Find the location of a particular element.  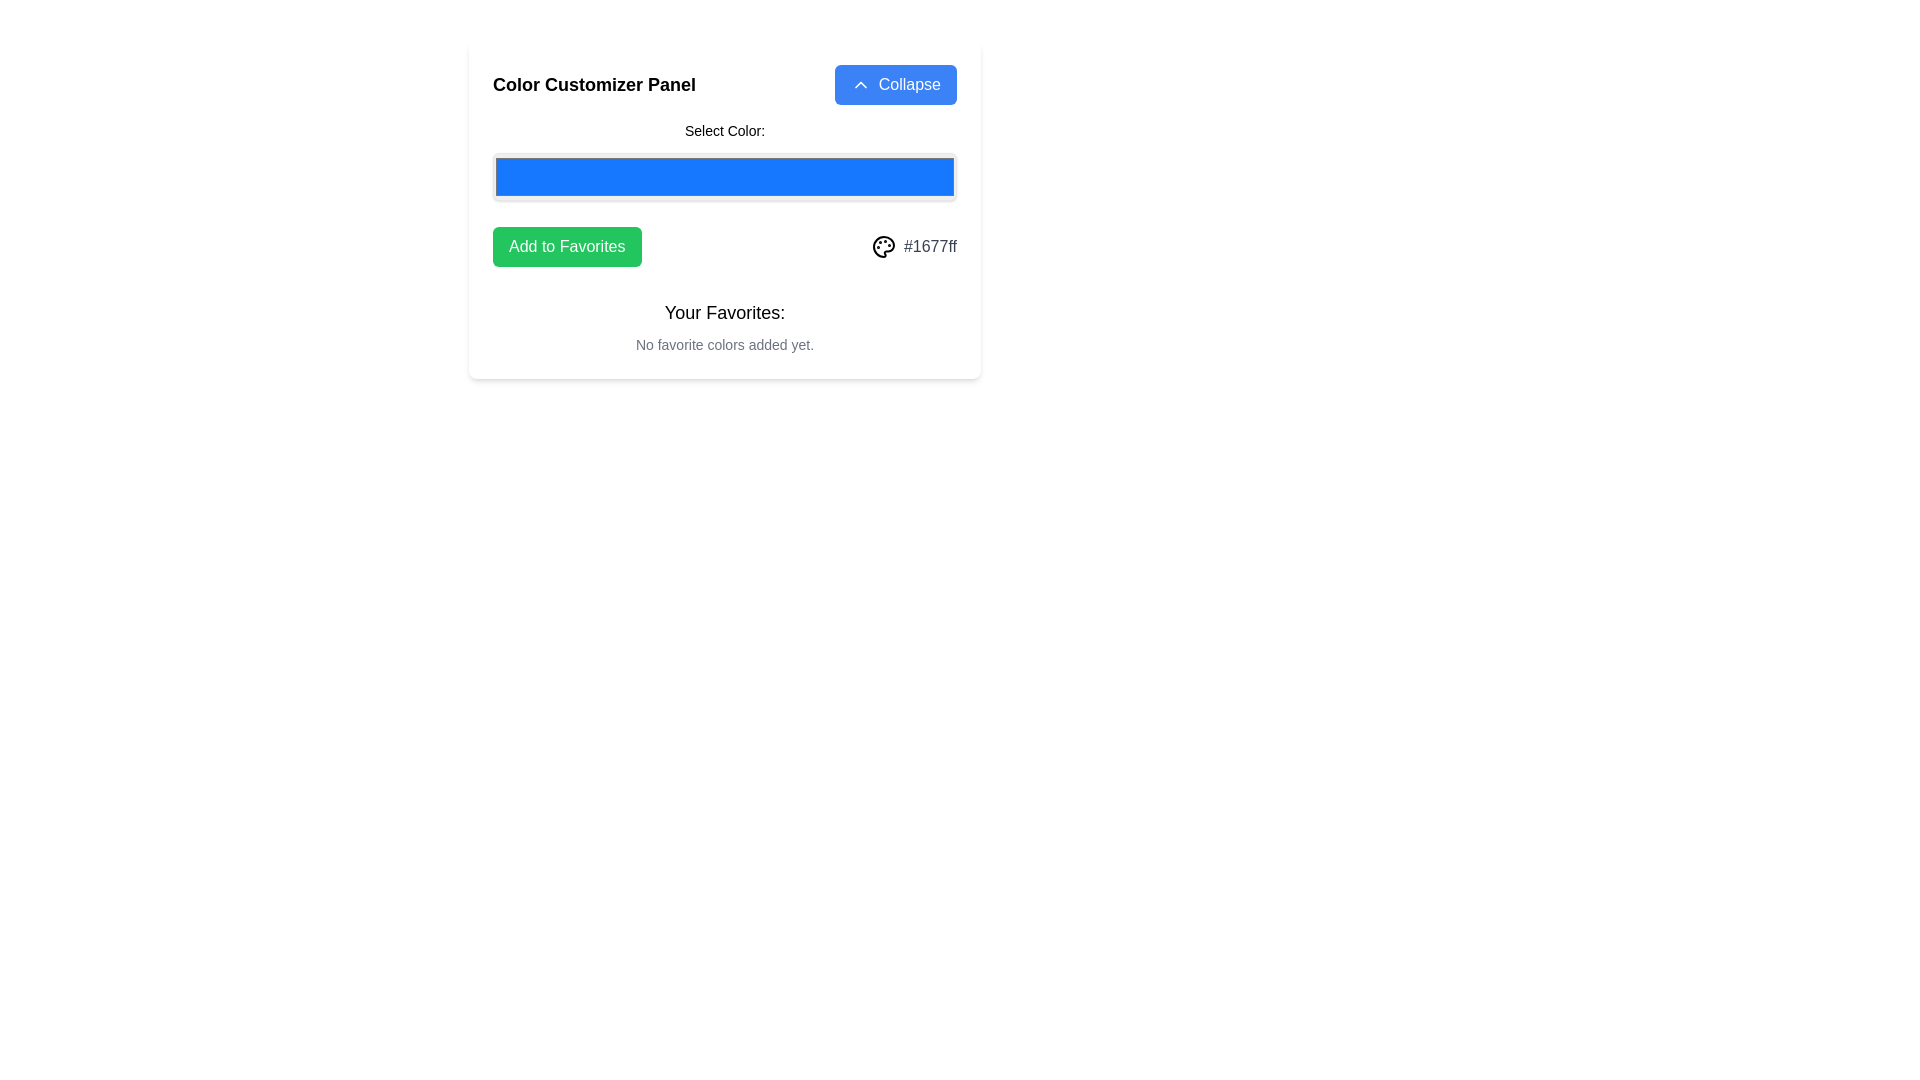

color is located at coordinates (723, 176).